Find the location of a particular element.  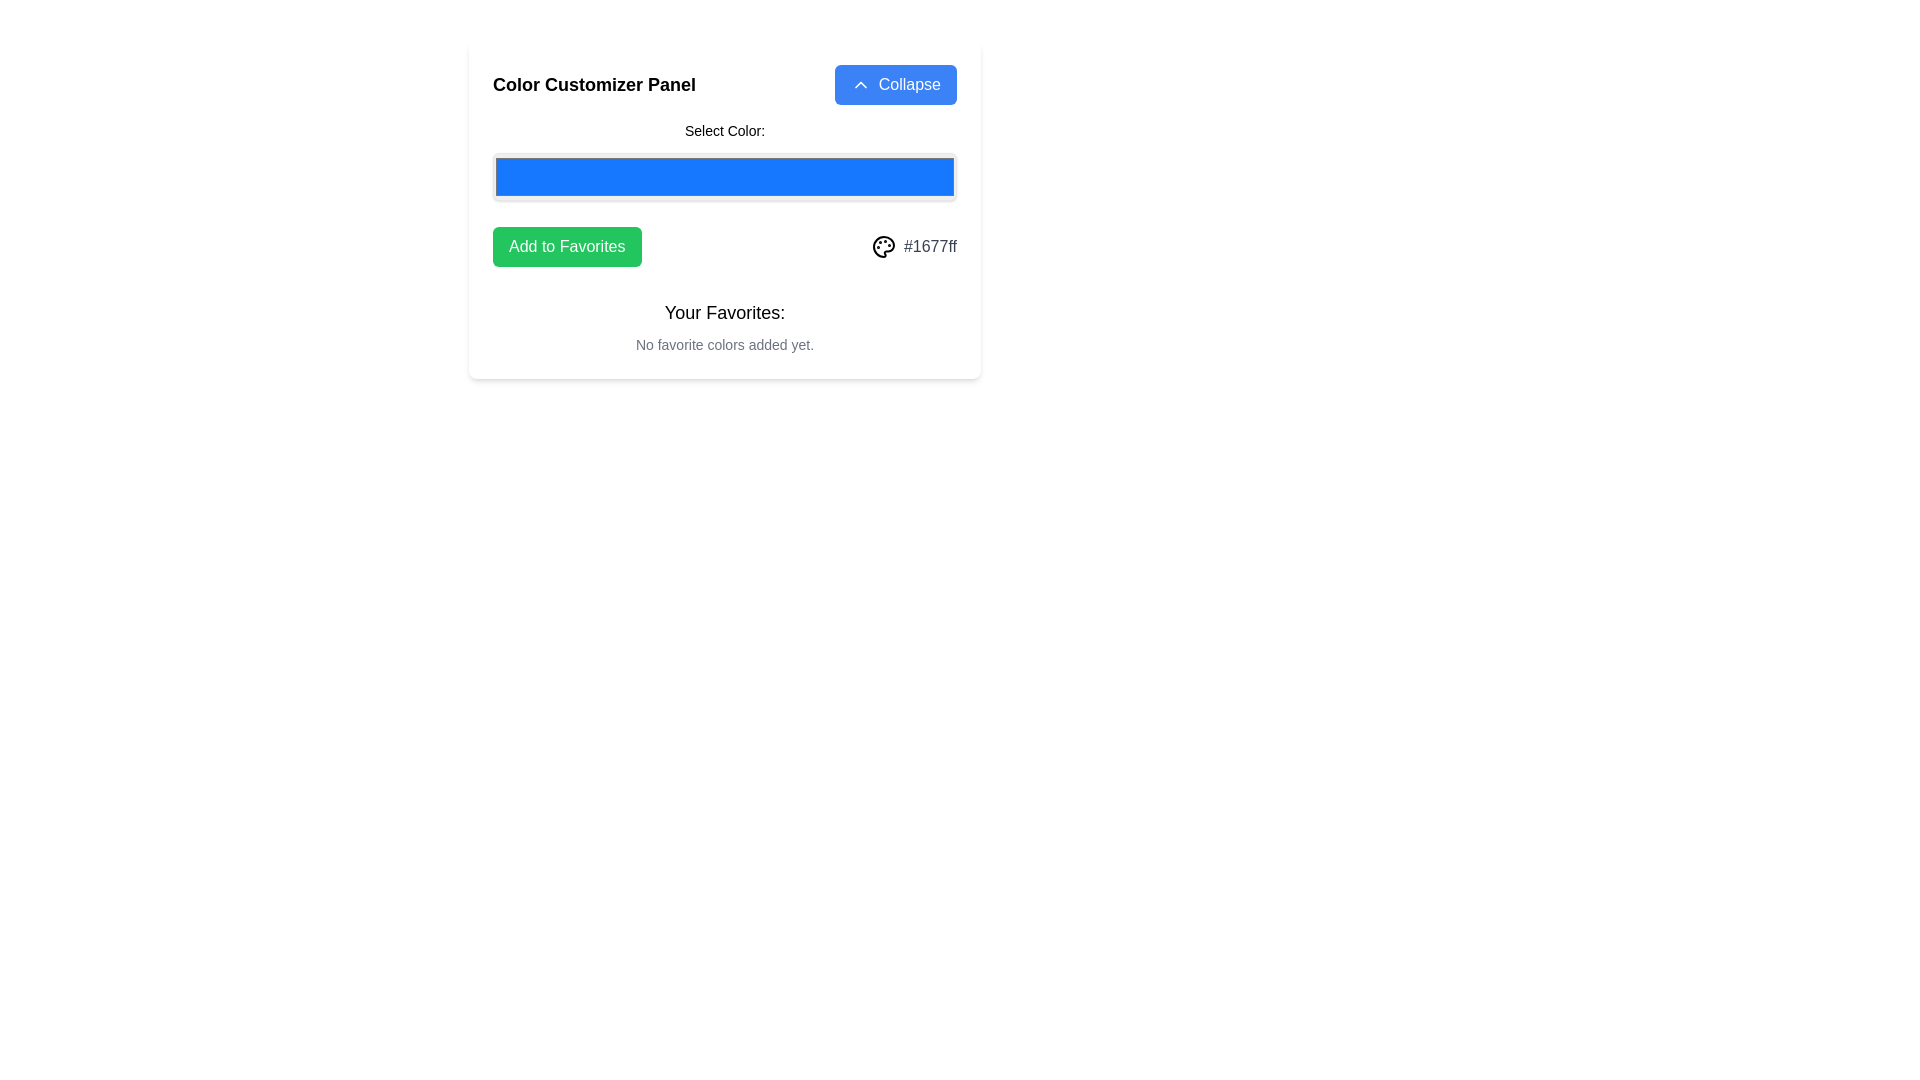

color is located at coordinates (723, 176).